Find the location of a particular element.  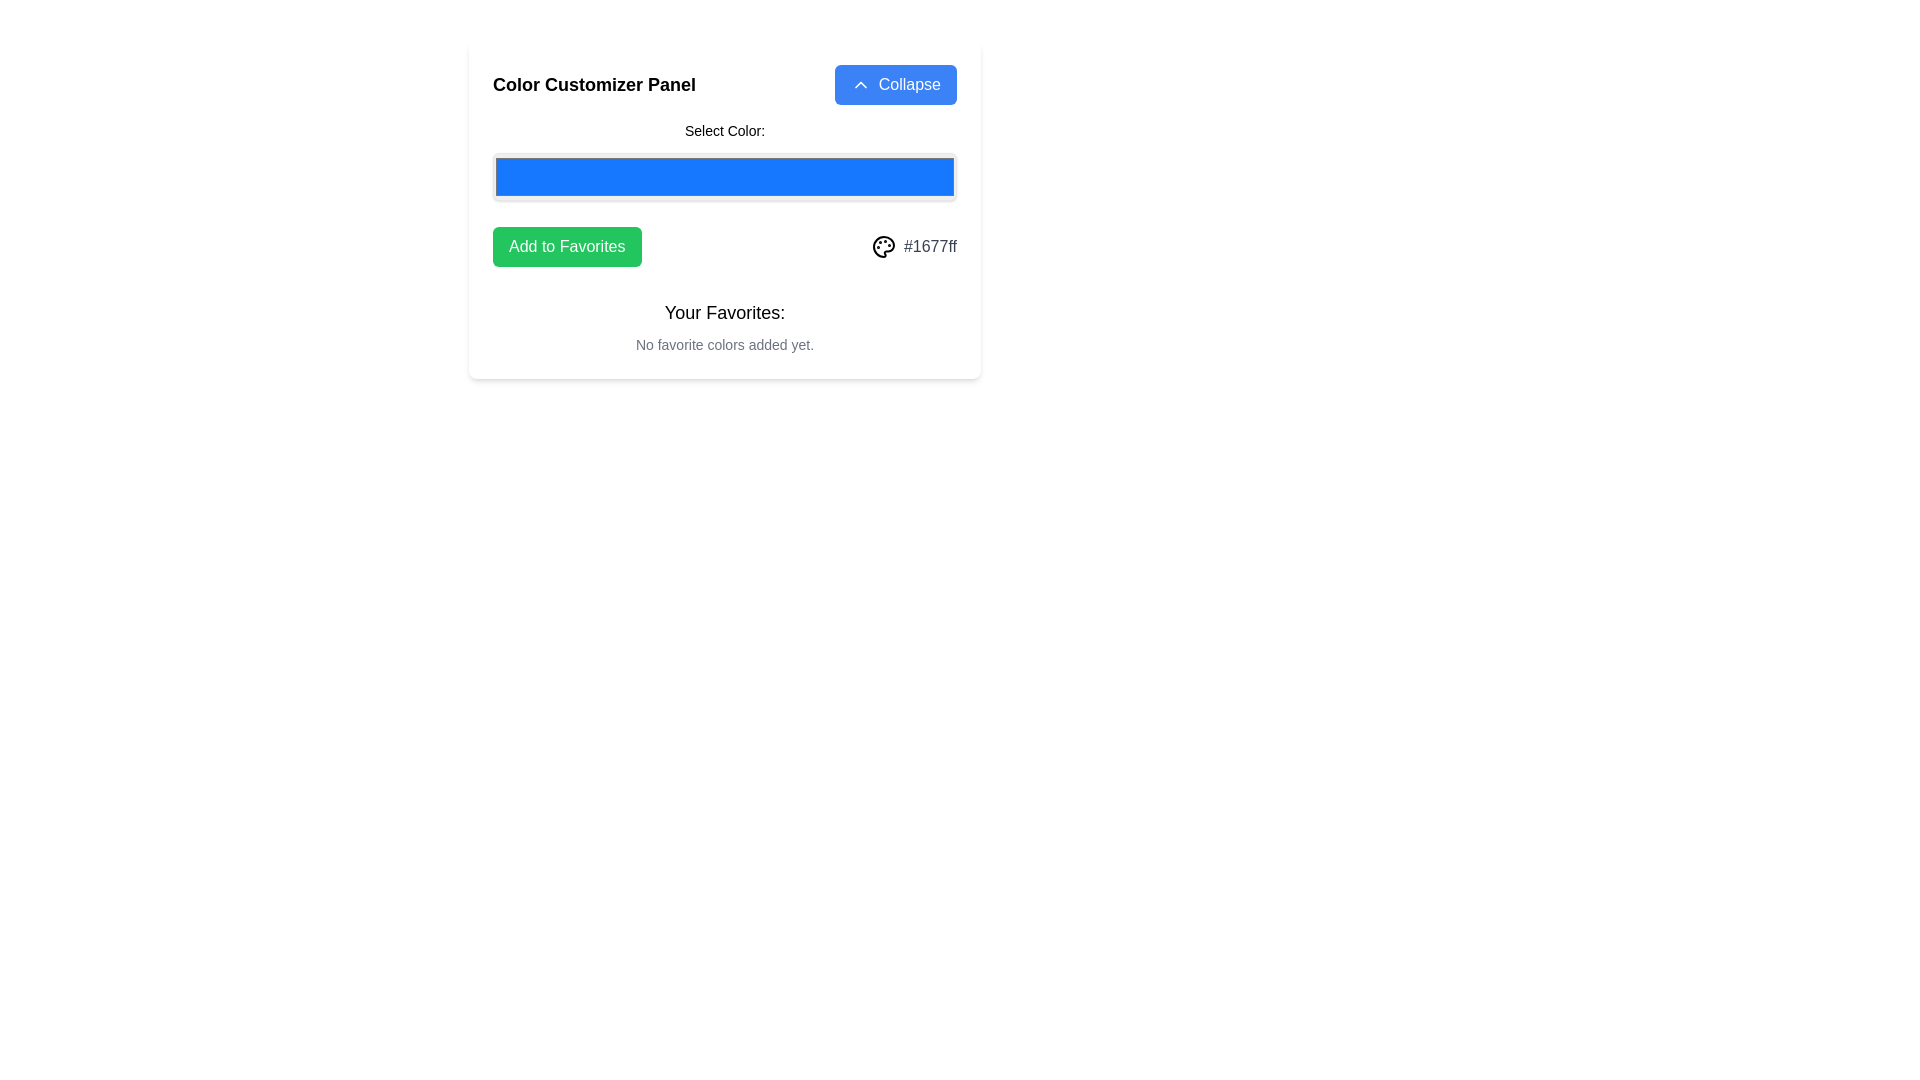

color is located at coordinates (723, 176).